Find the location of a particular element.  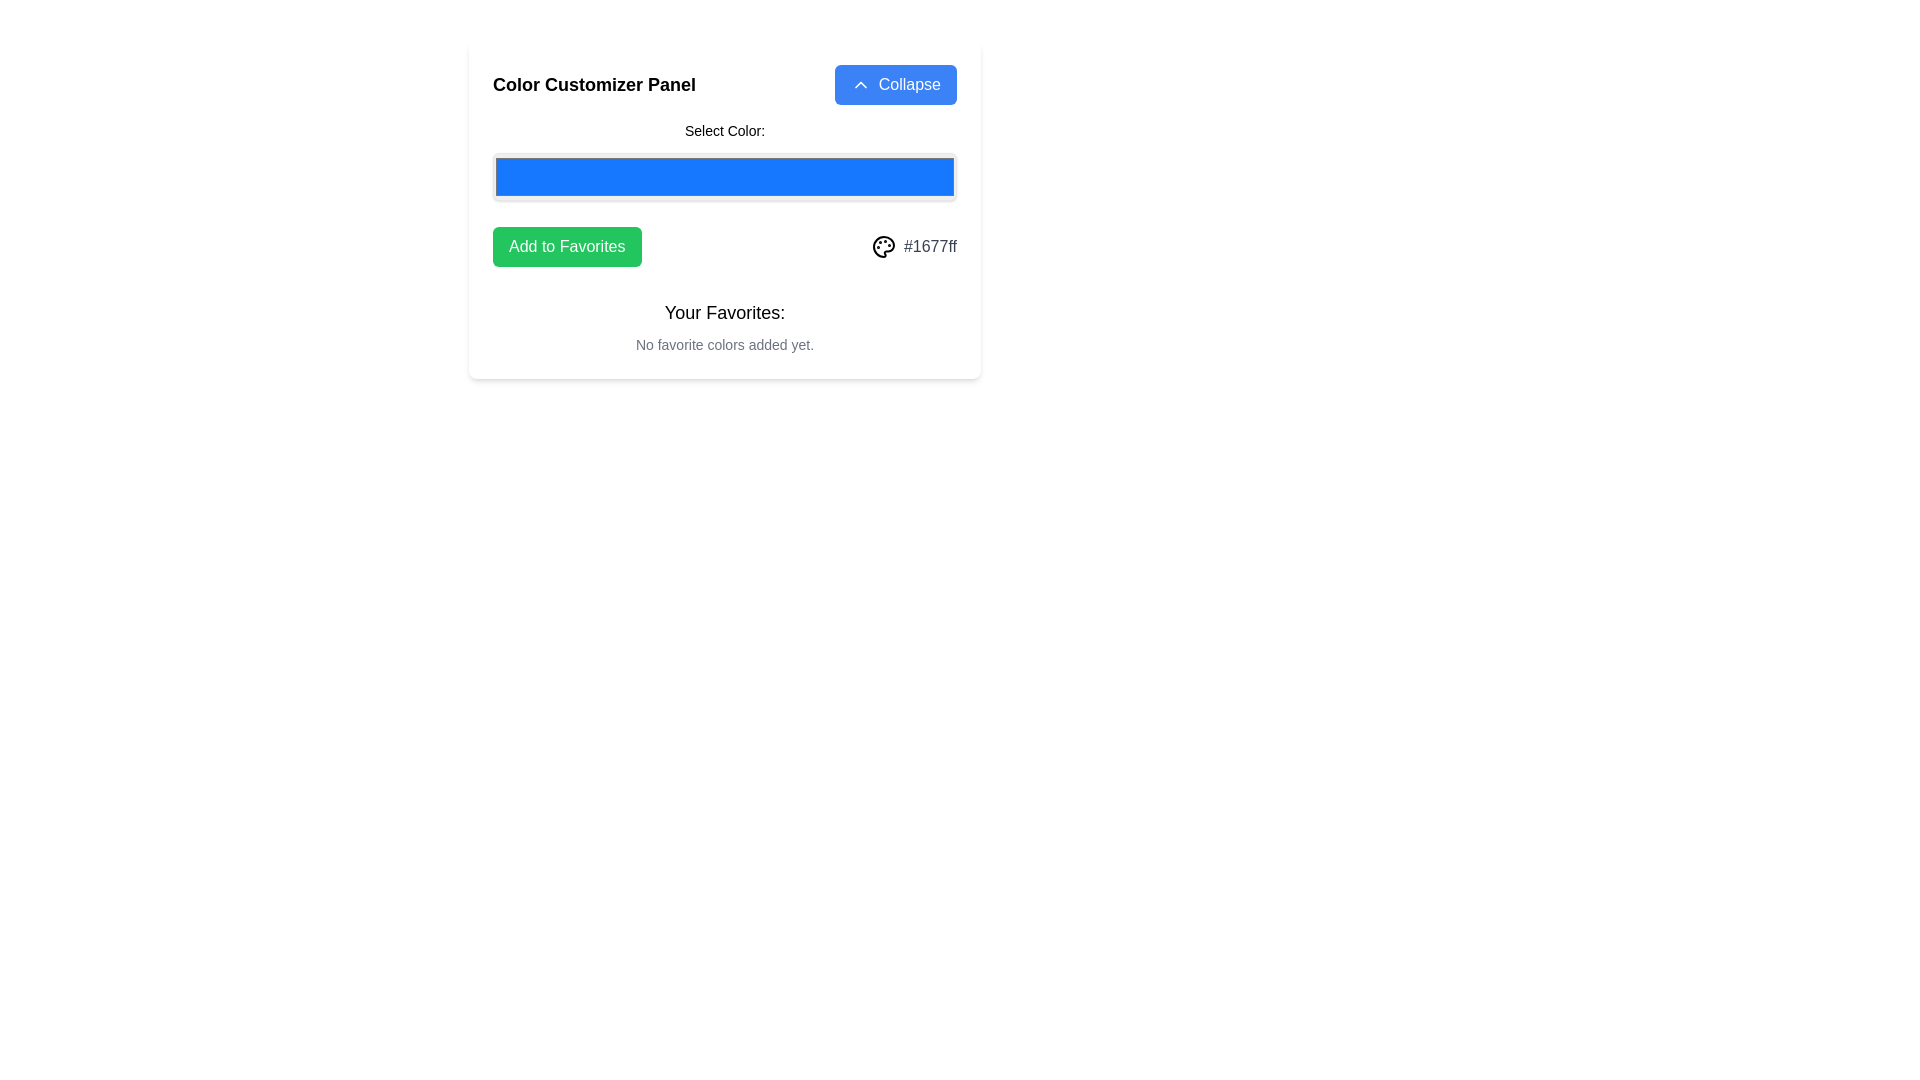

color is located at coordinates (723, 176).